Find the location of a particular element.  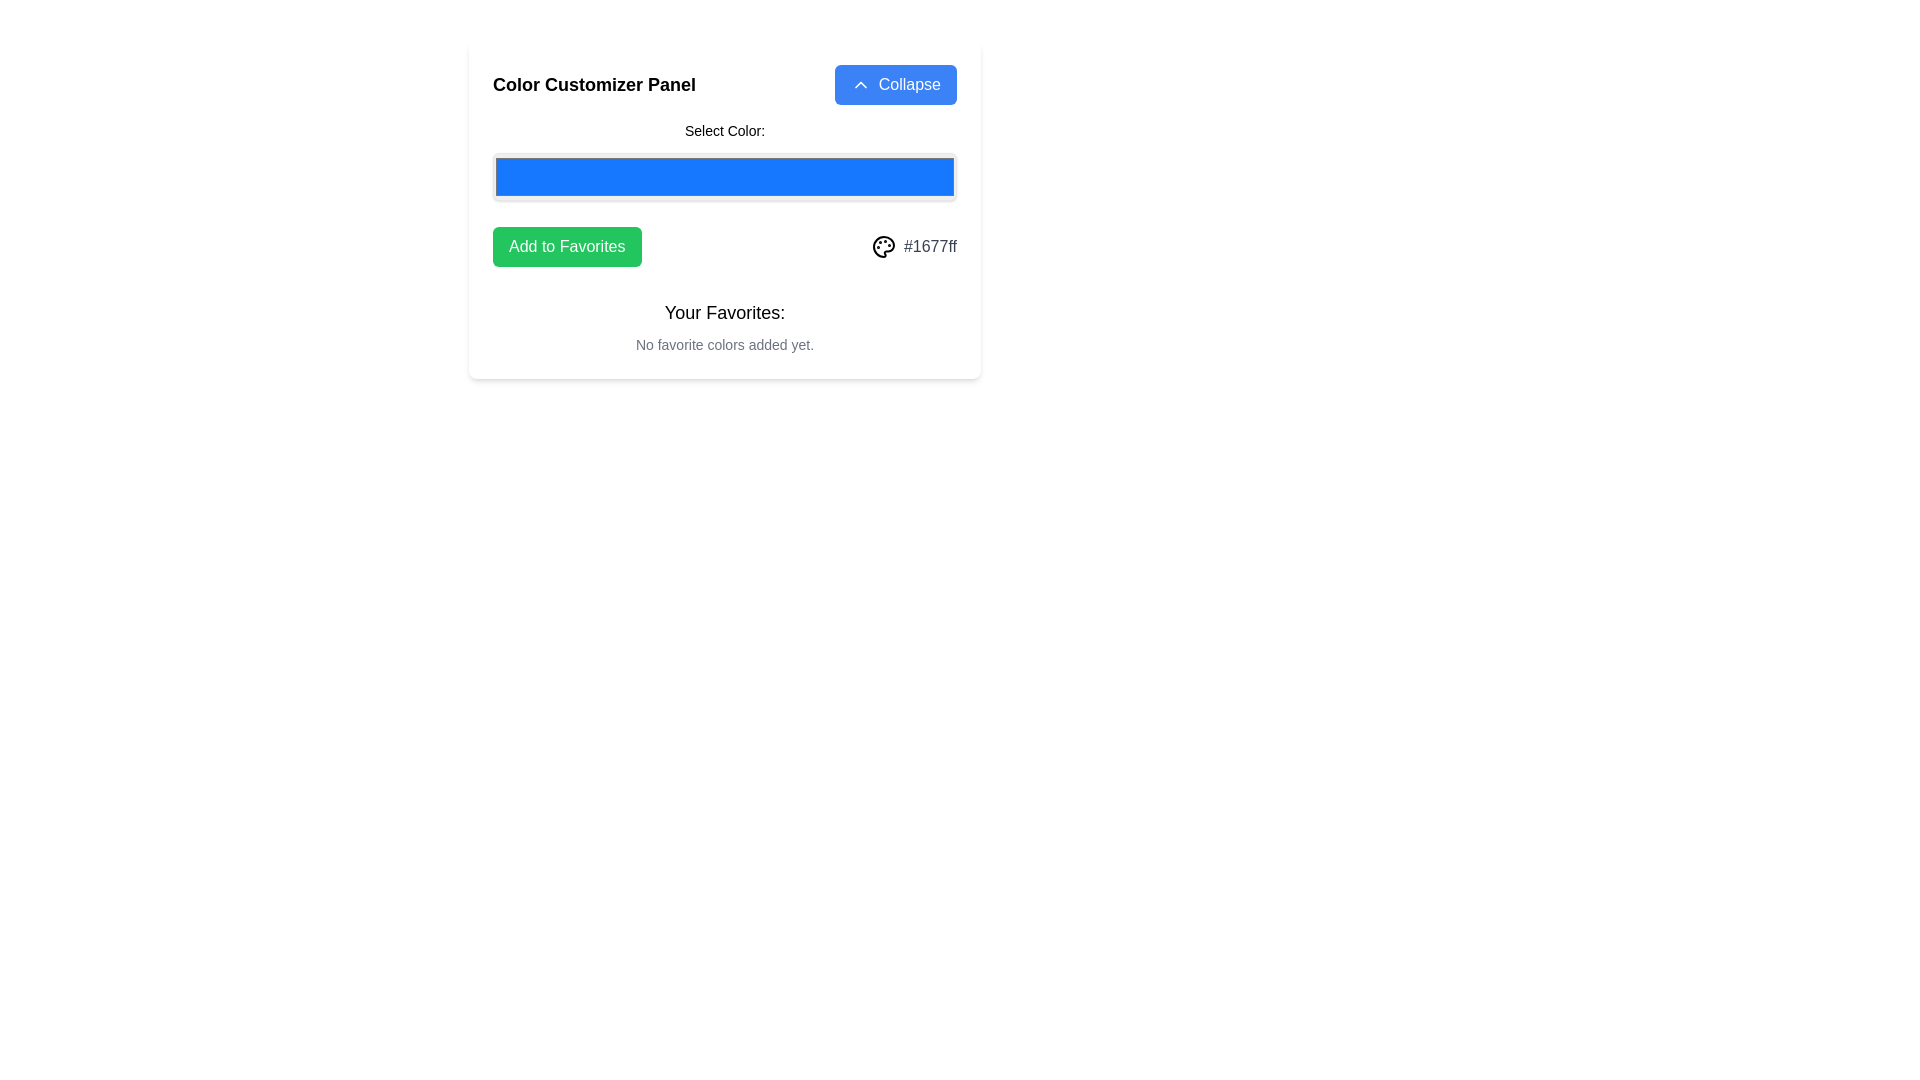

color is located at coordinates (723, 176).